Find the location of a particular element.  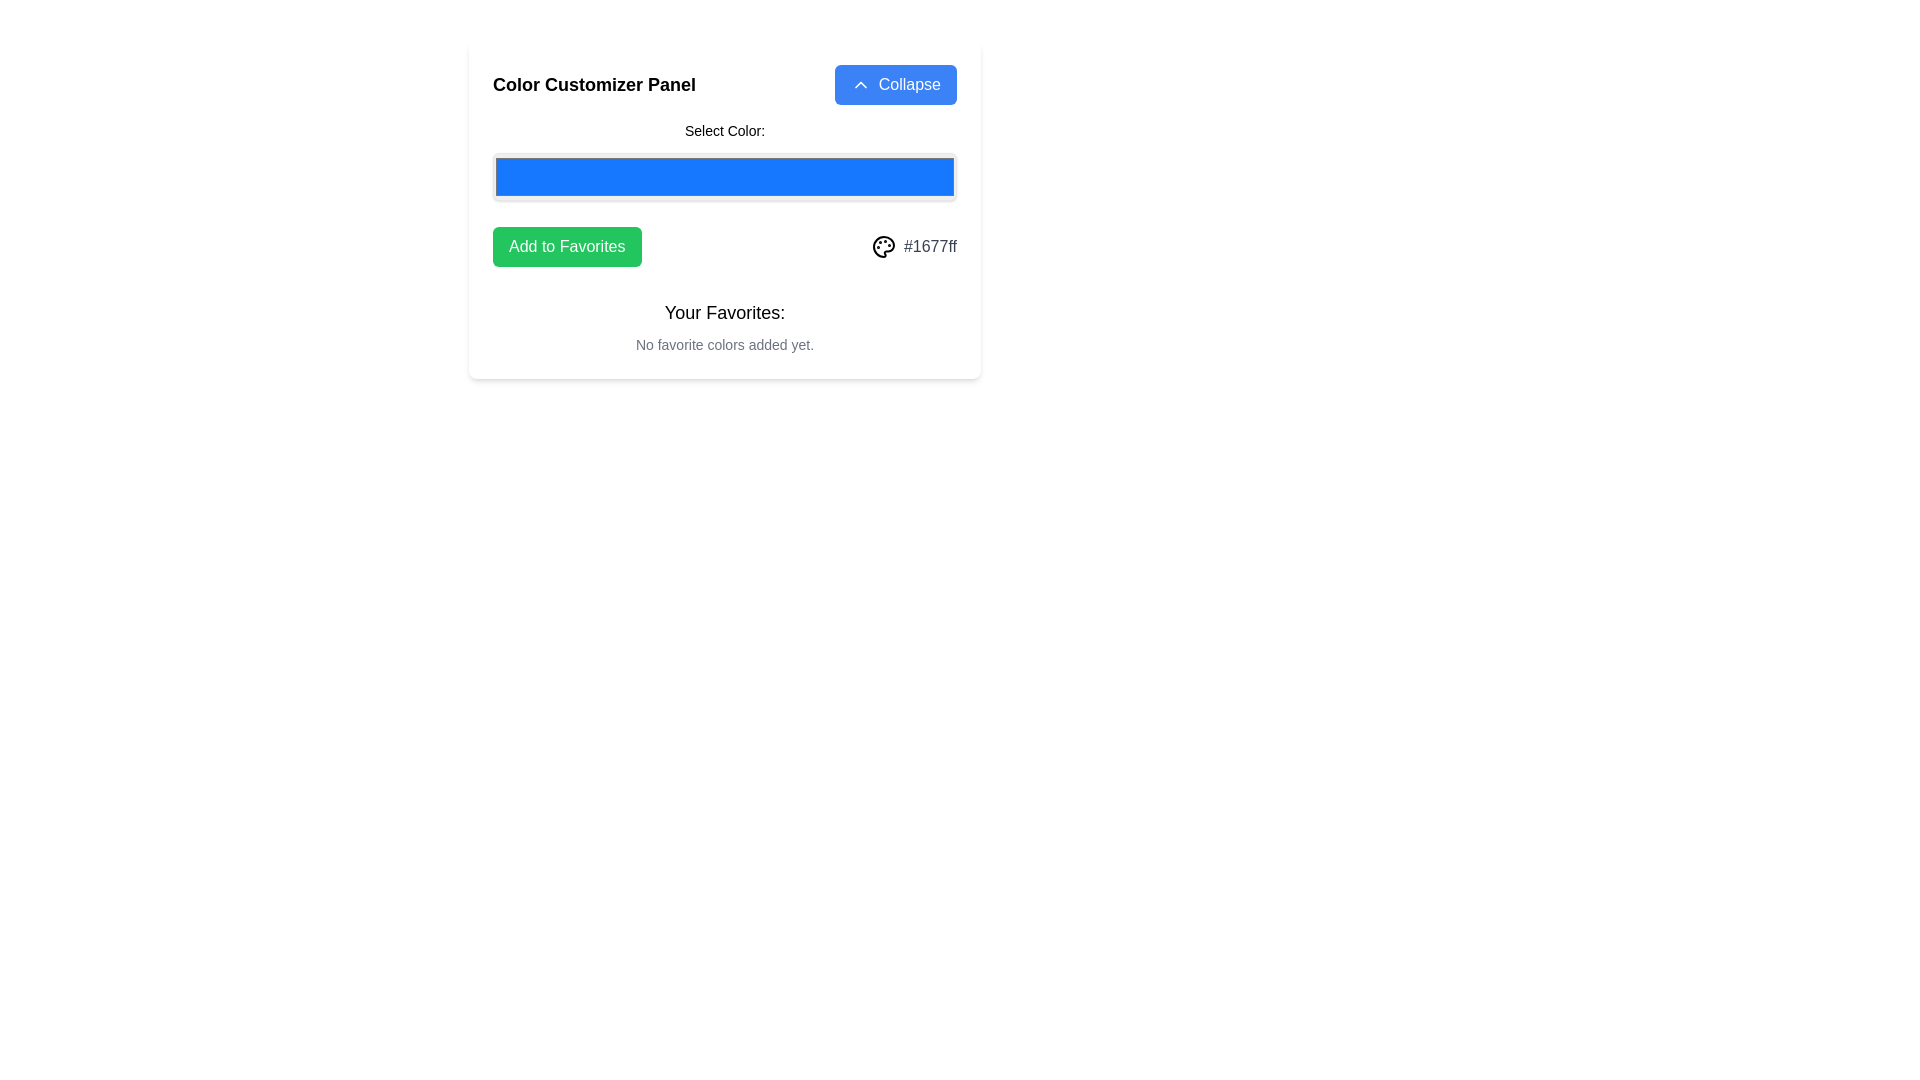

color is located at coordinates (723, 176).